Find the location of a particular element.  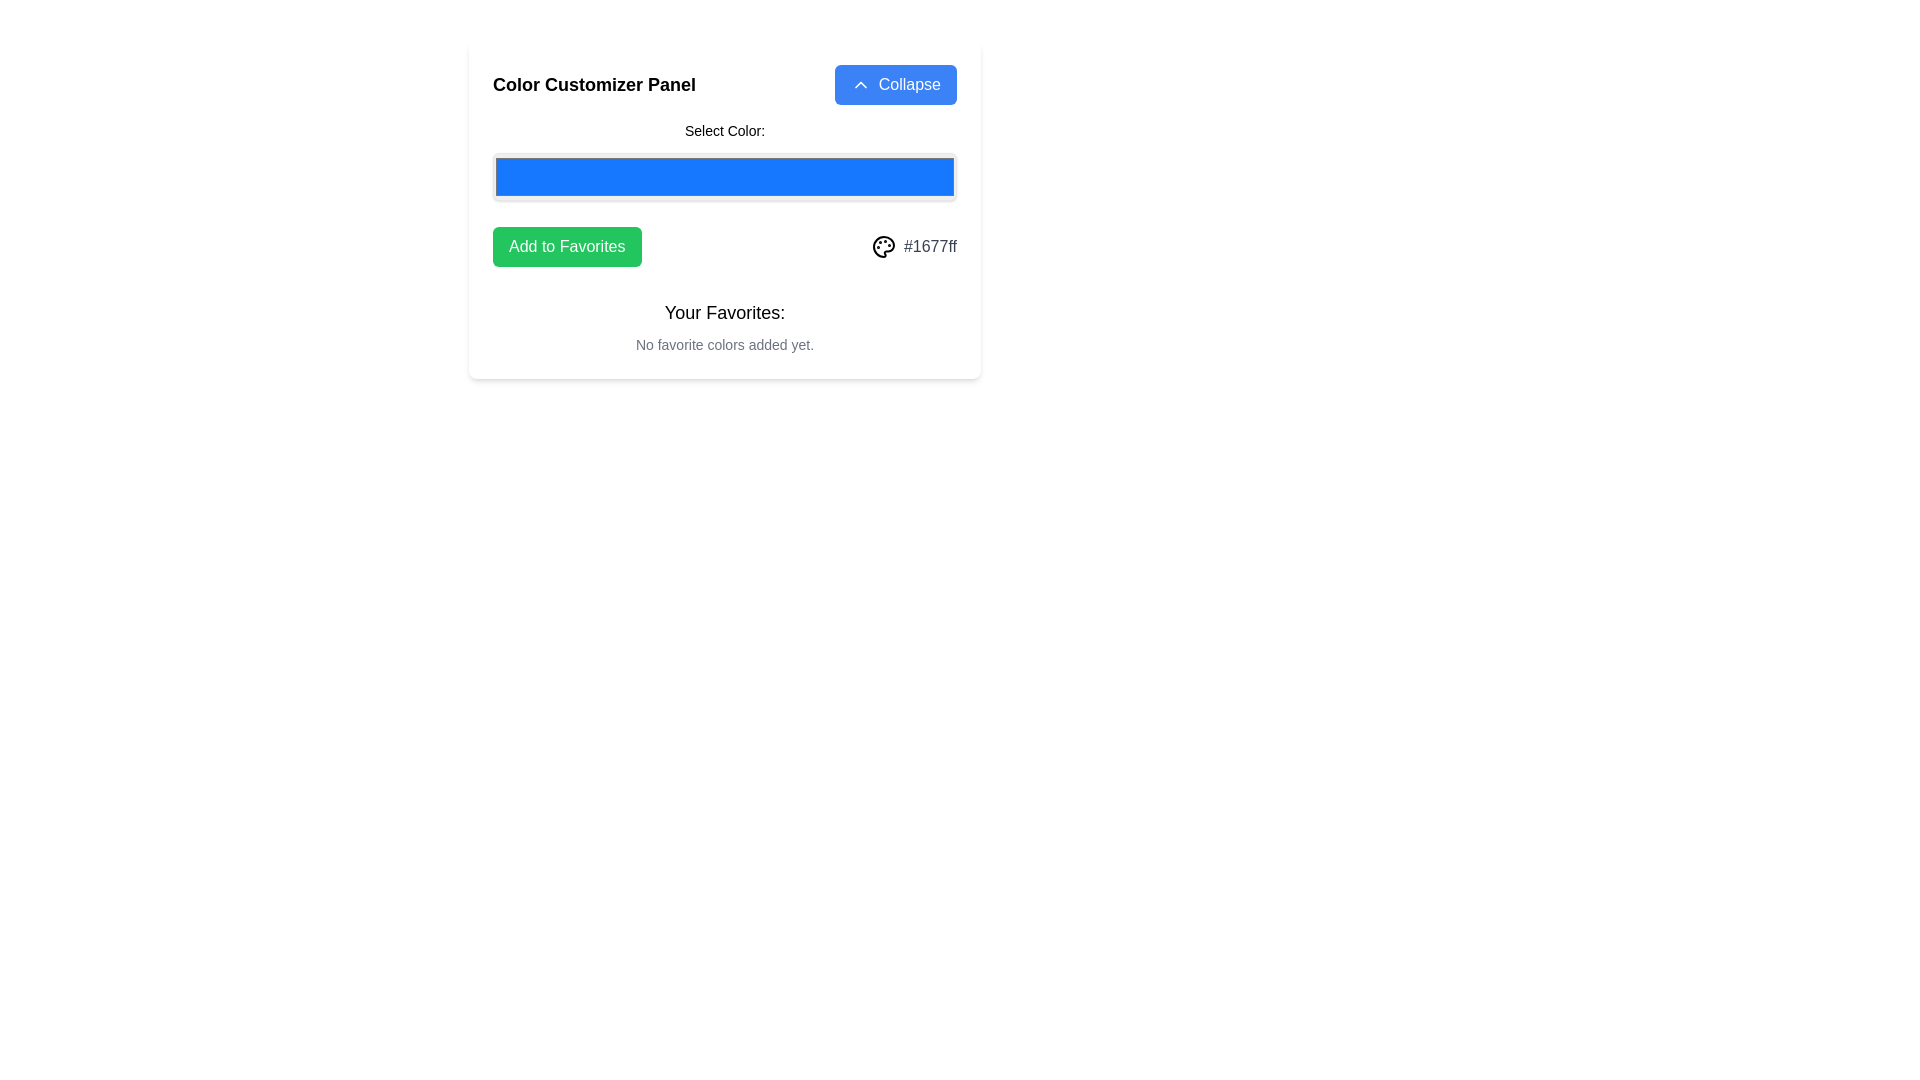

color is located at coordinates (723, 176).